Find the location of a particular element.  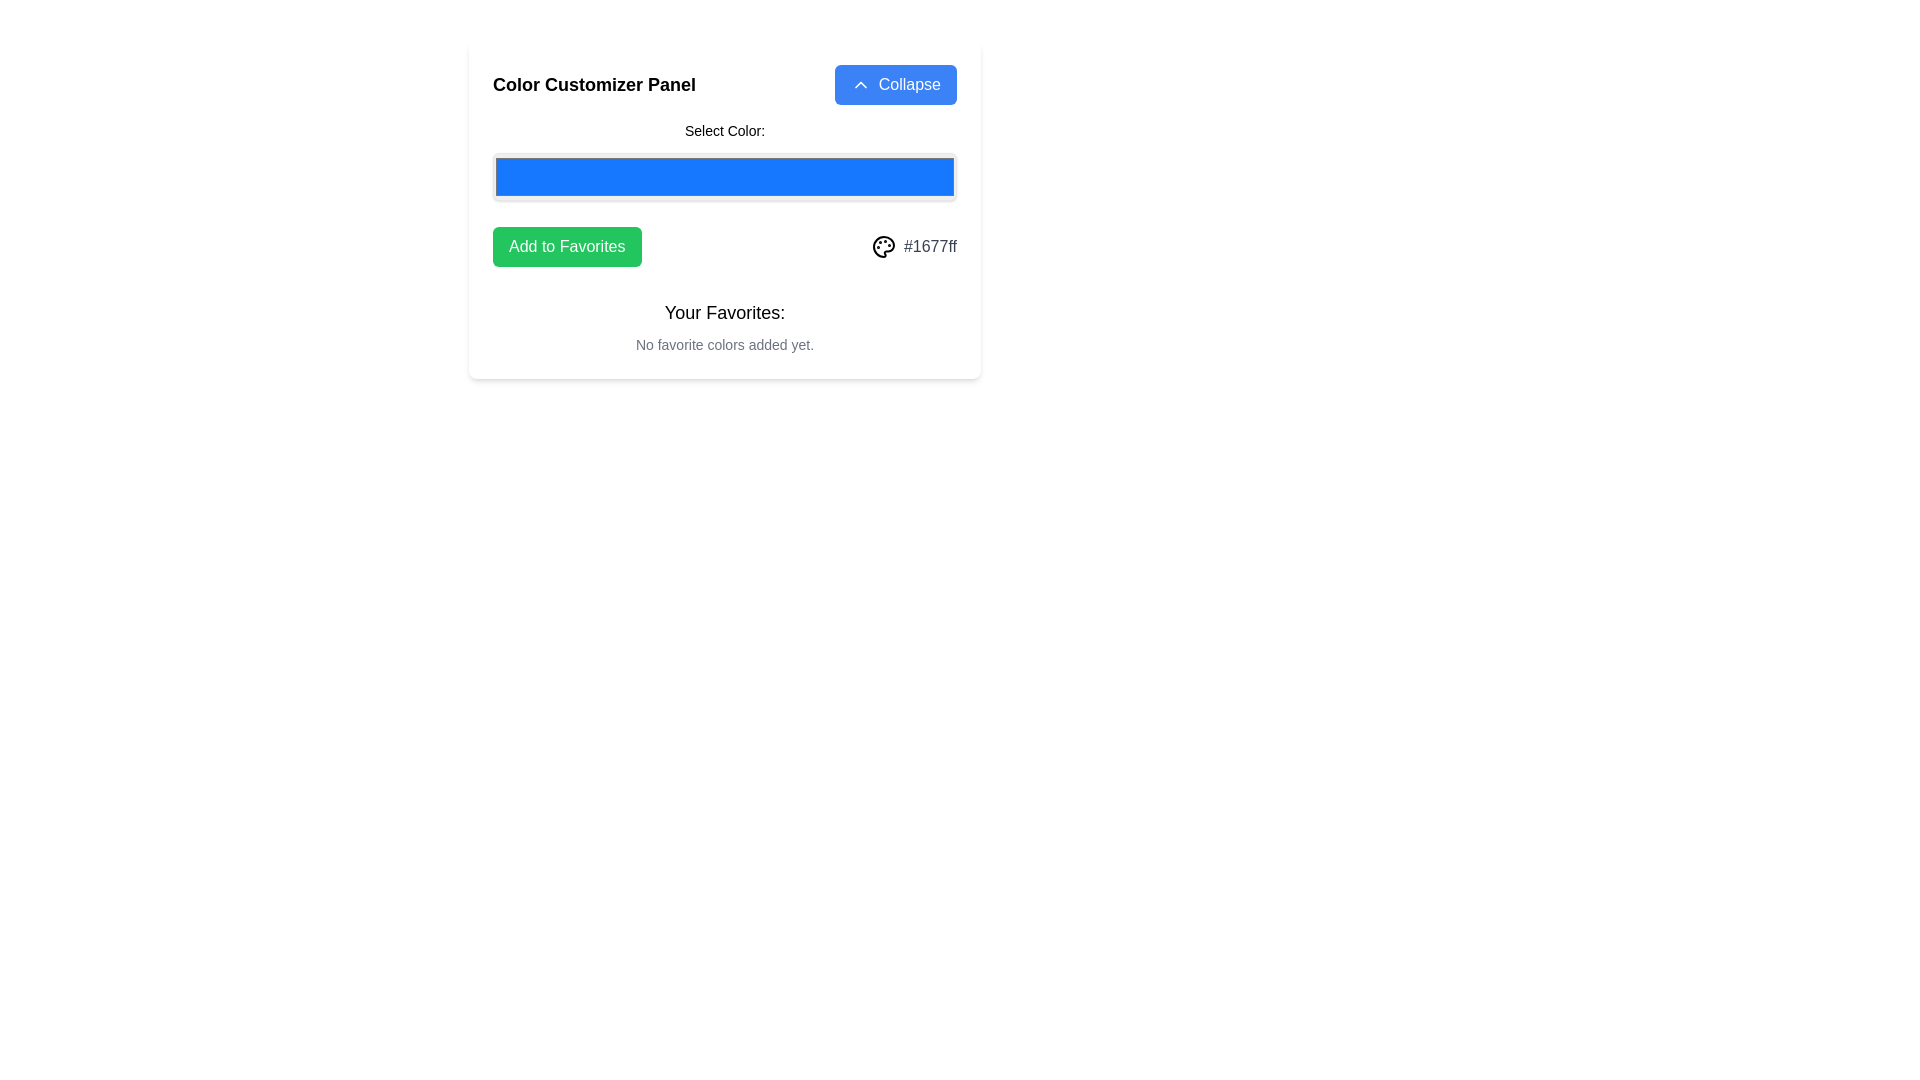

color is located at coordinates (723, 176).